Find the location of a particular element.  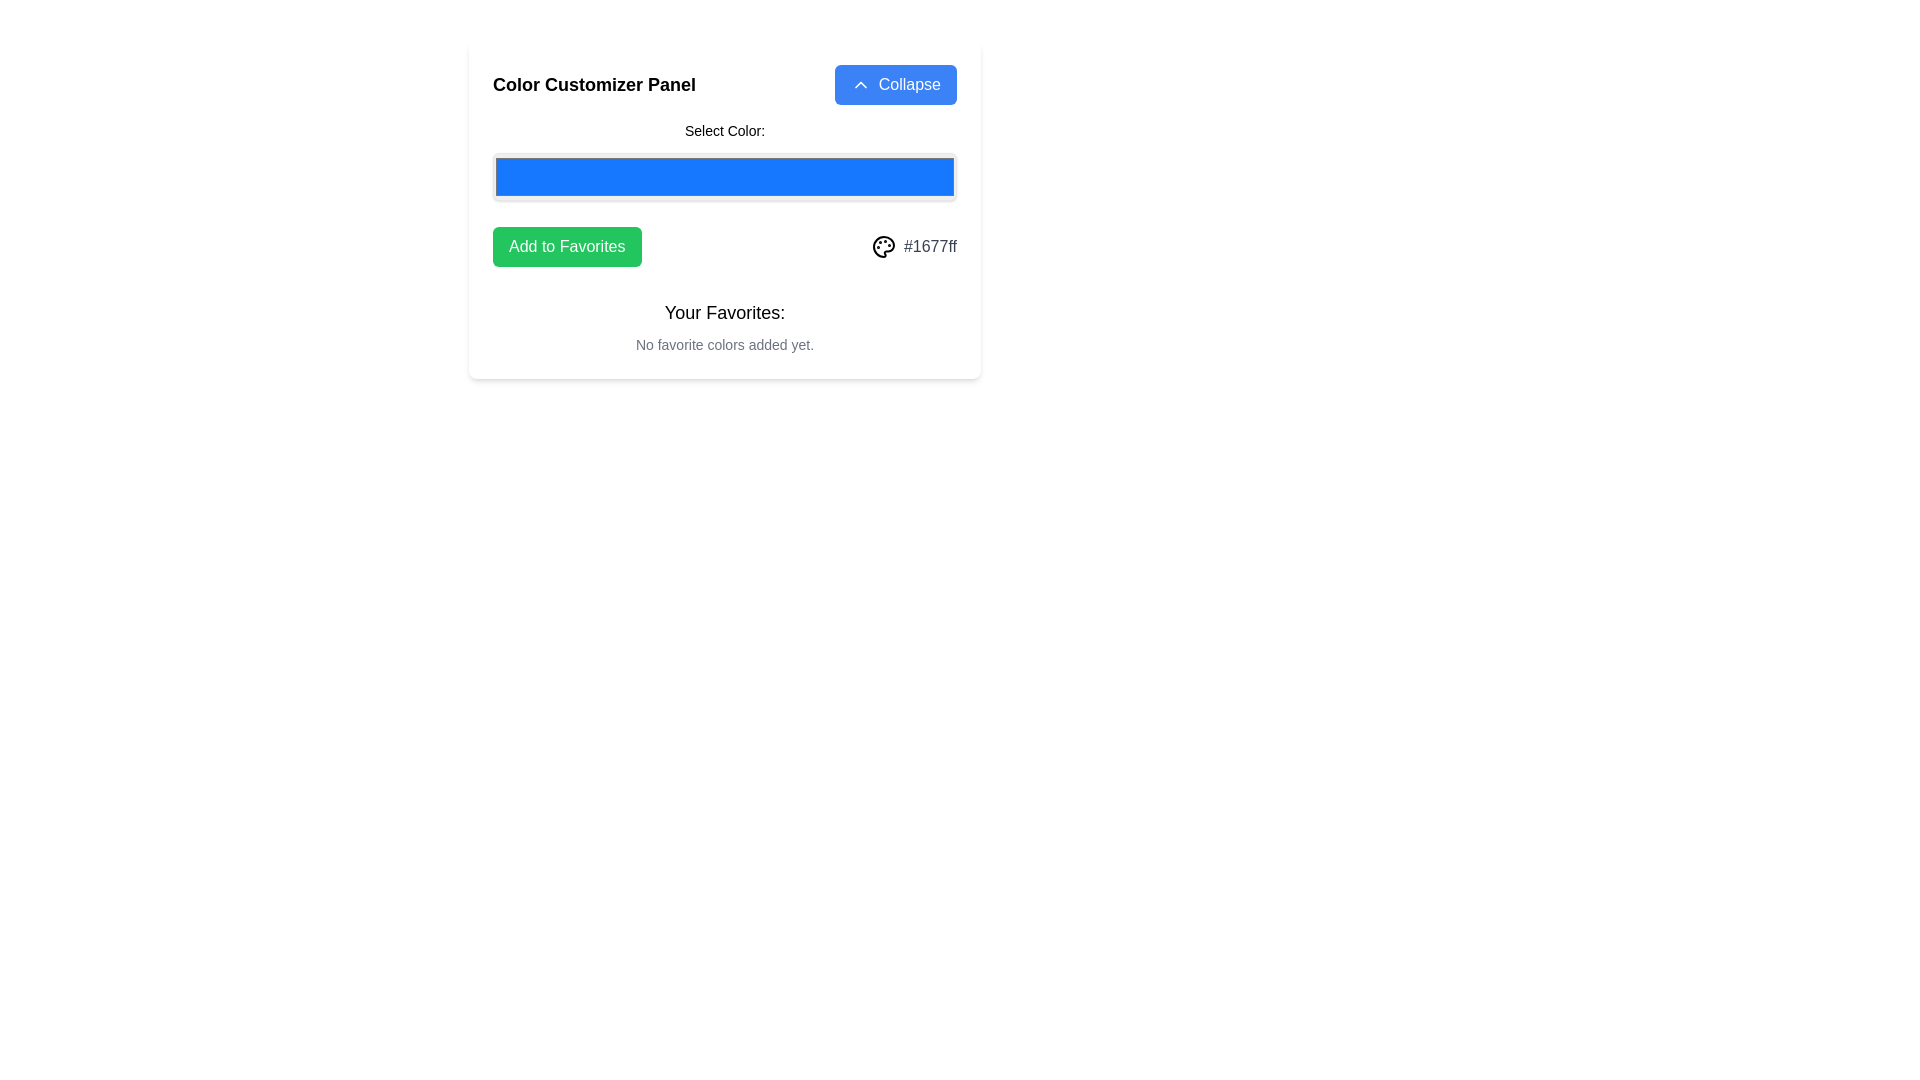

color is located at coordinates (723, 176).